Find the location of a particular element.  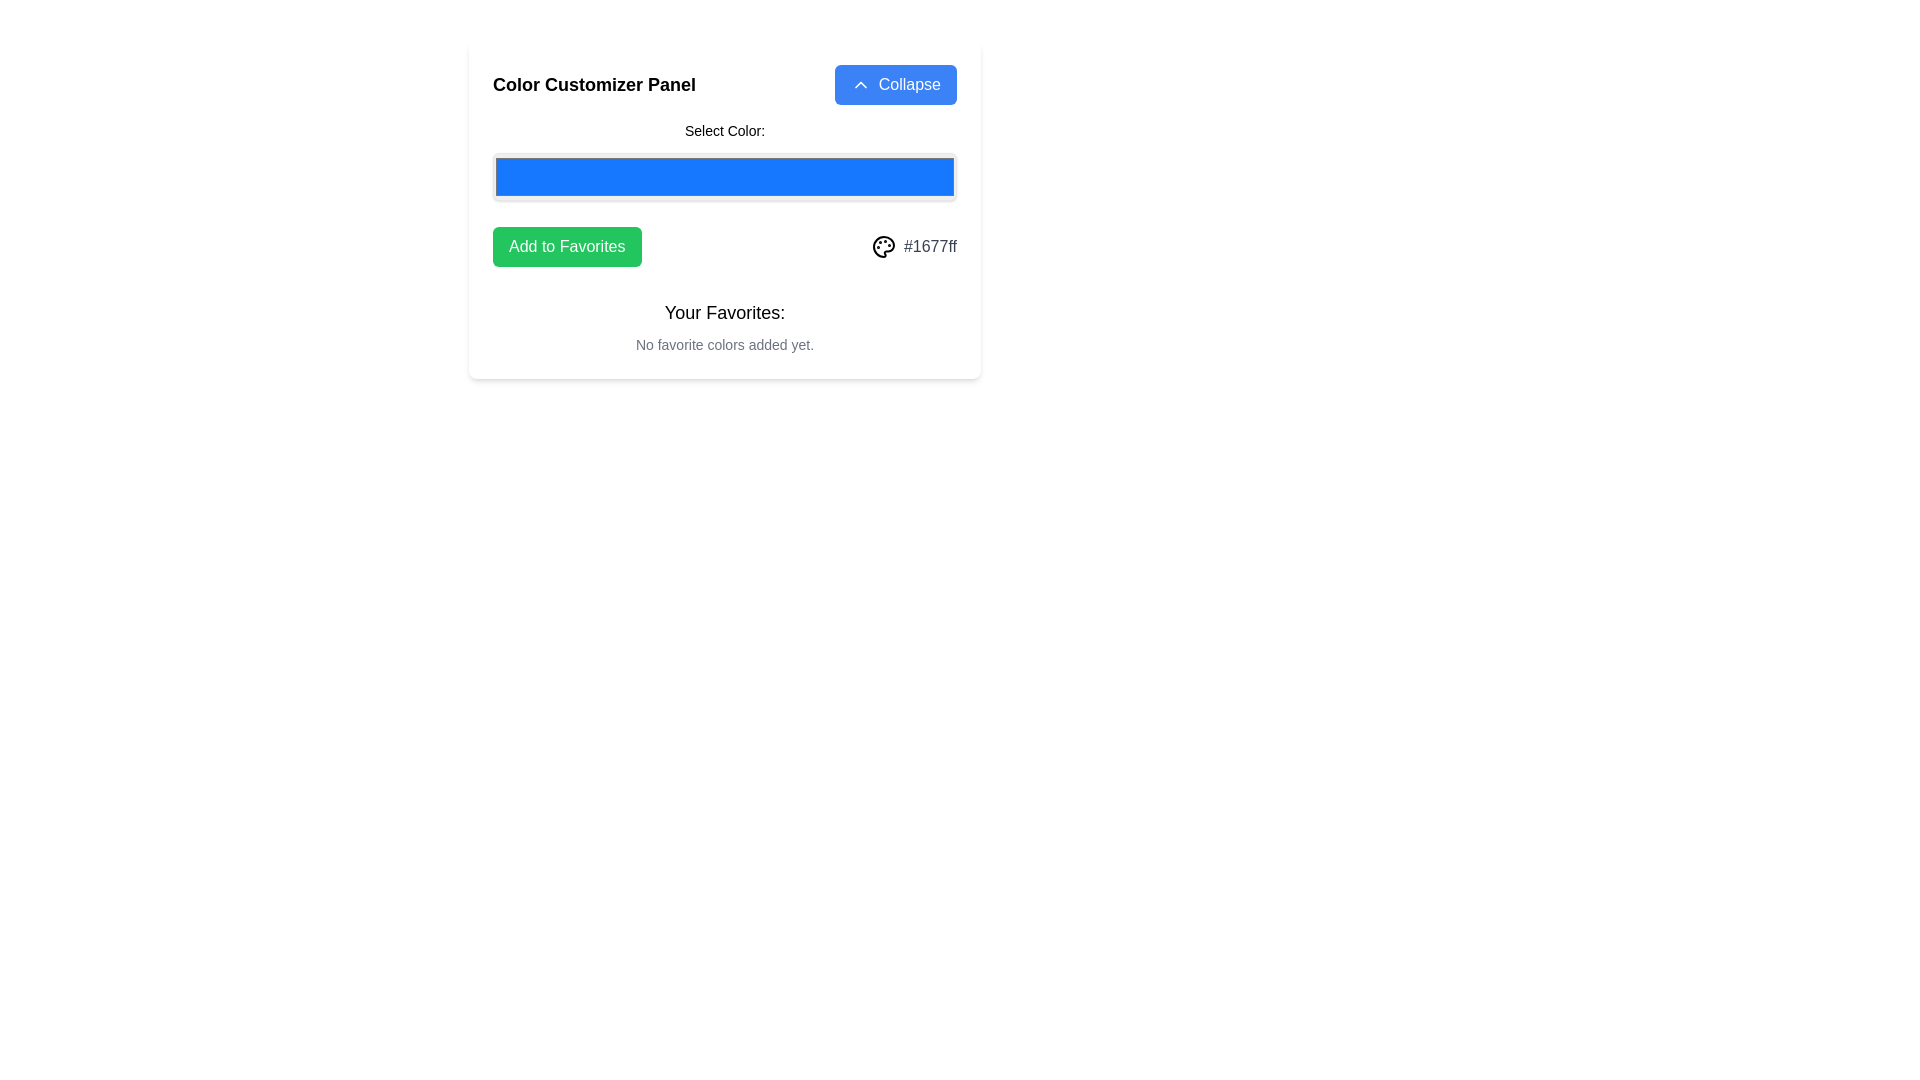

color is located at coordinates (723, 176).